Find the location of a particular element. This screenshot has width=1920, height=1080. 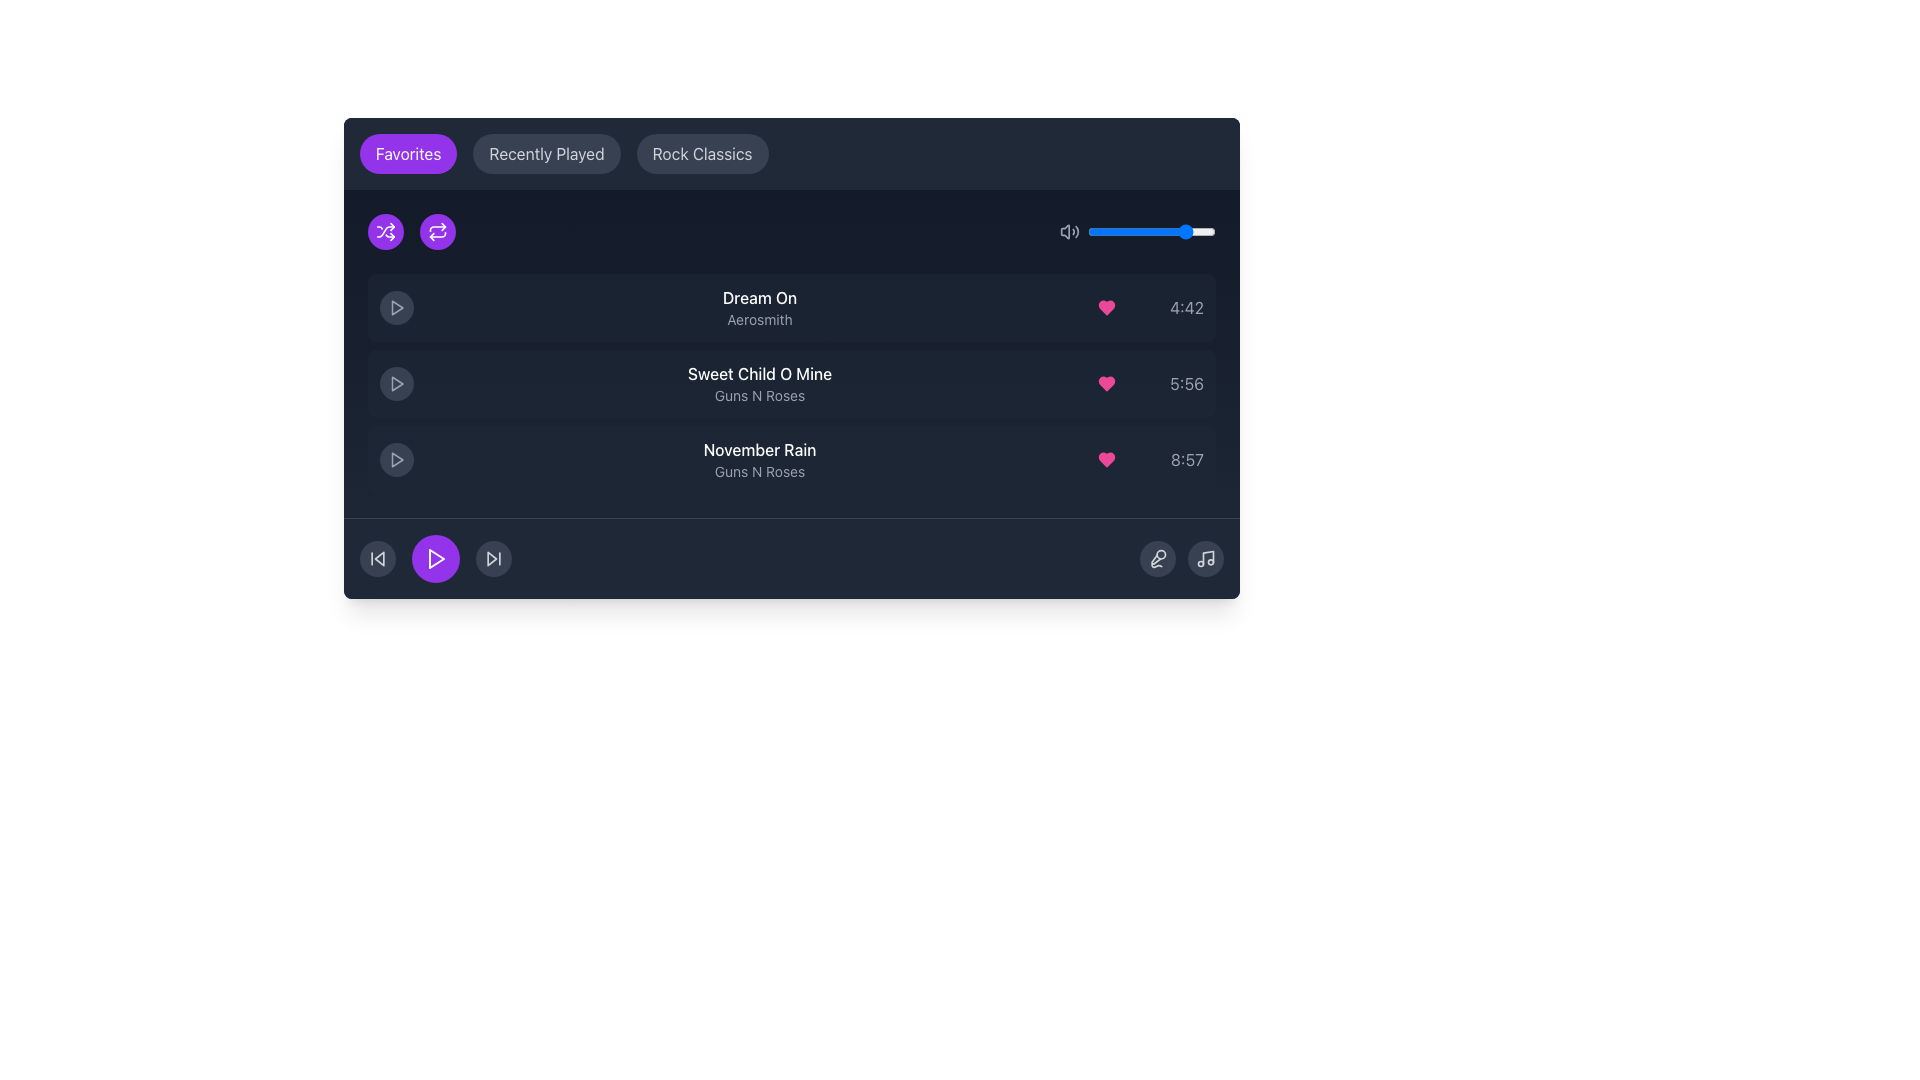

the third music track listing element, which features the song 'November Rain' by 'Guns N Roses' is located at coordinates (791, 459).